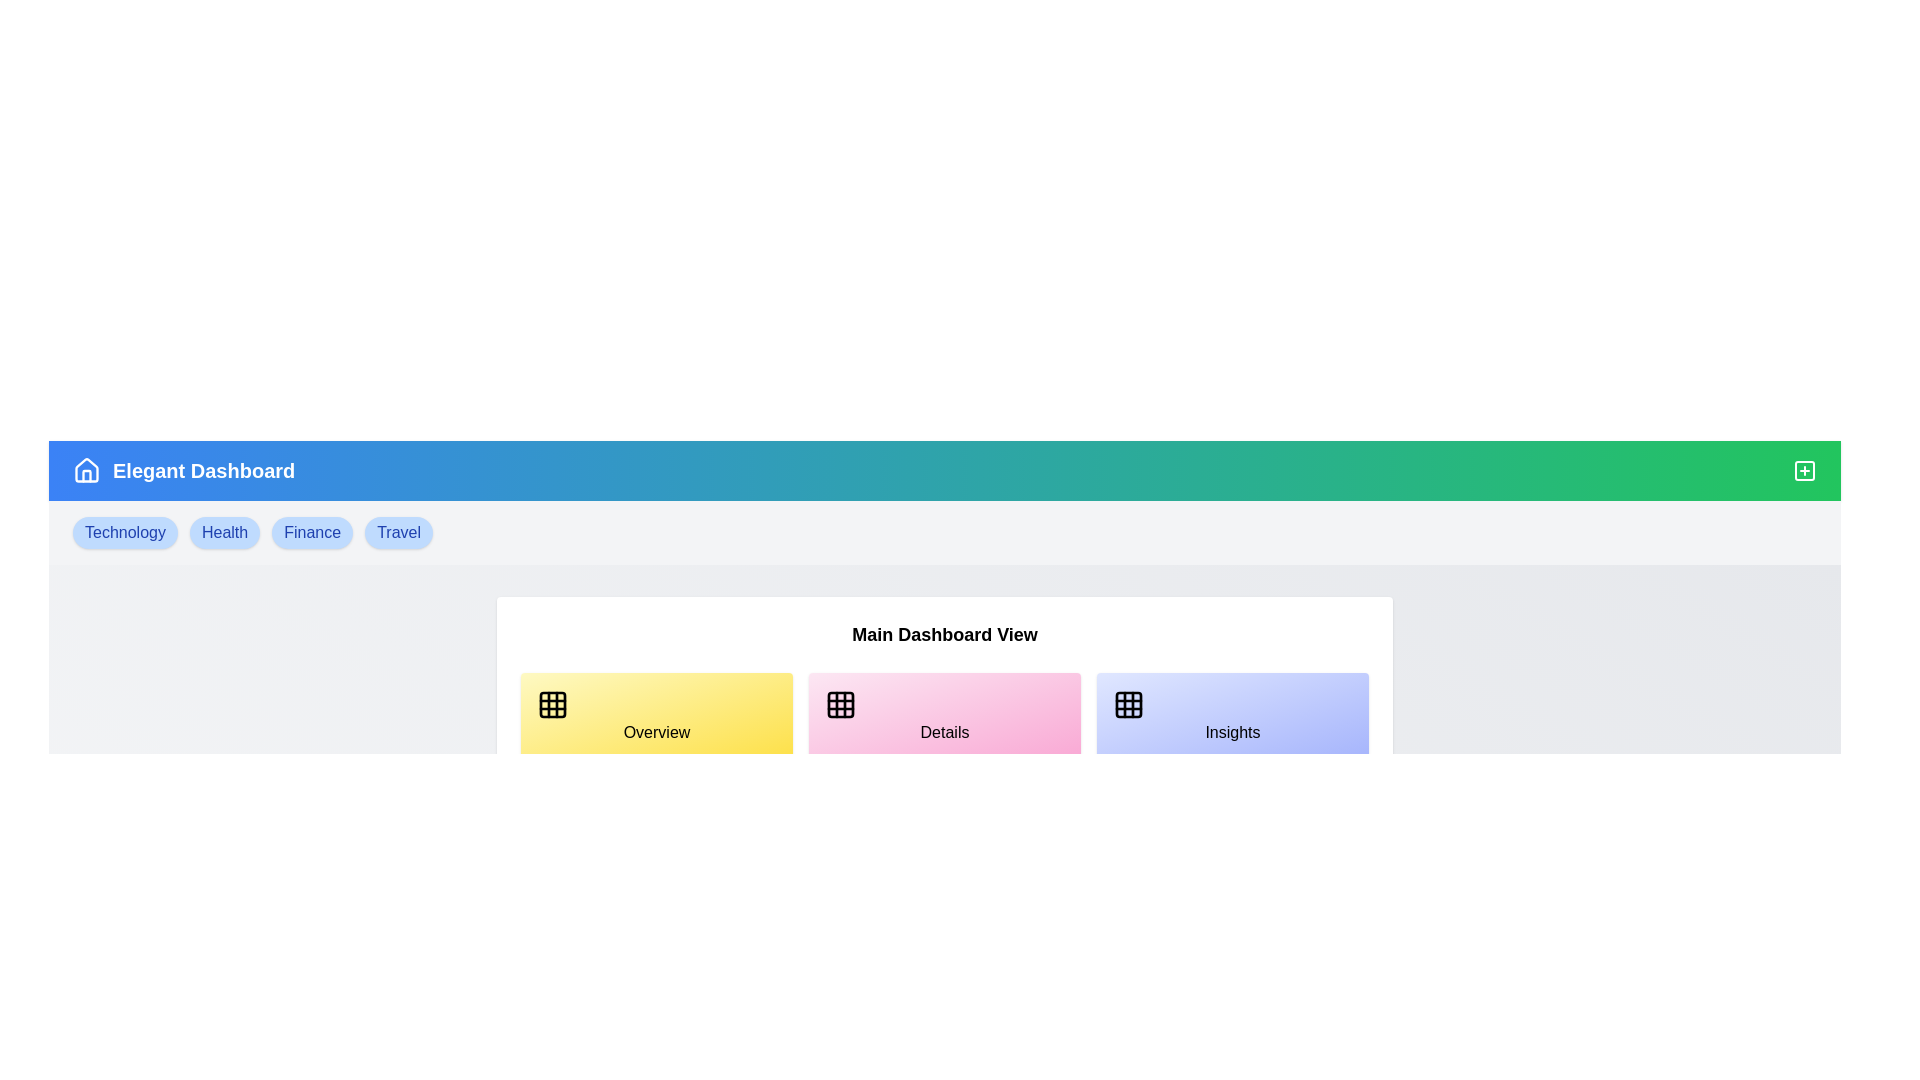 The width and height of the screenshot is (1920, 1080). Describe the element at coordinates (1804, 470) in the screenshot. I see `the plus icon to toggle the visibility of the tags` at that location.